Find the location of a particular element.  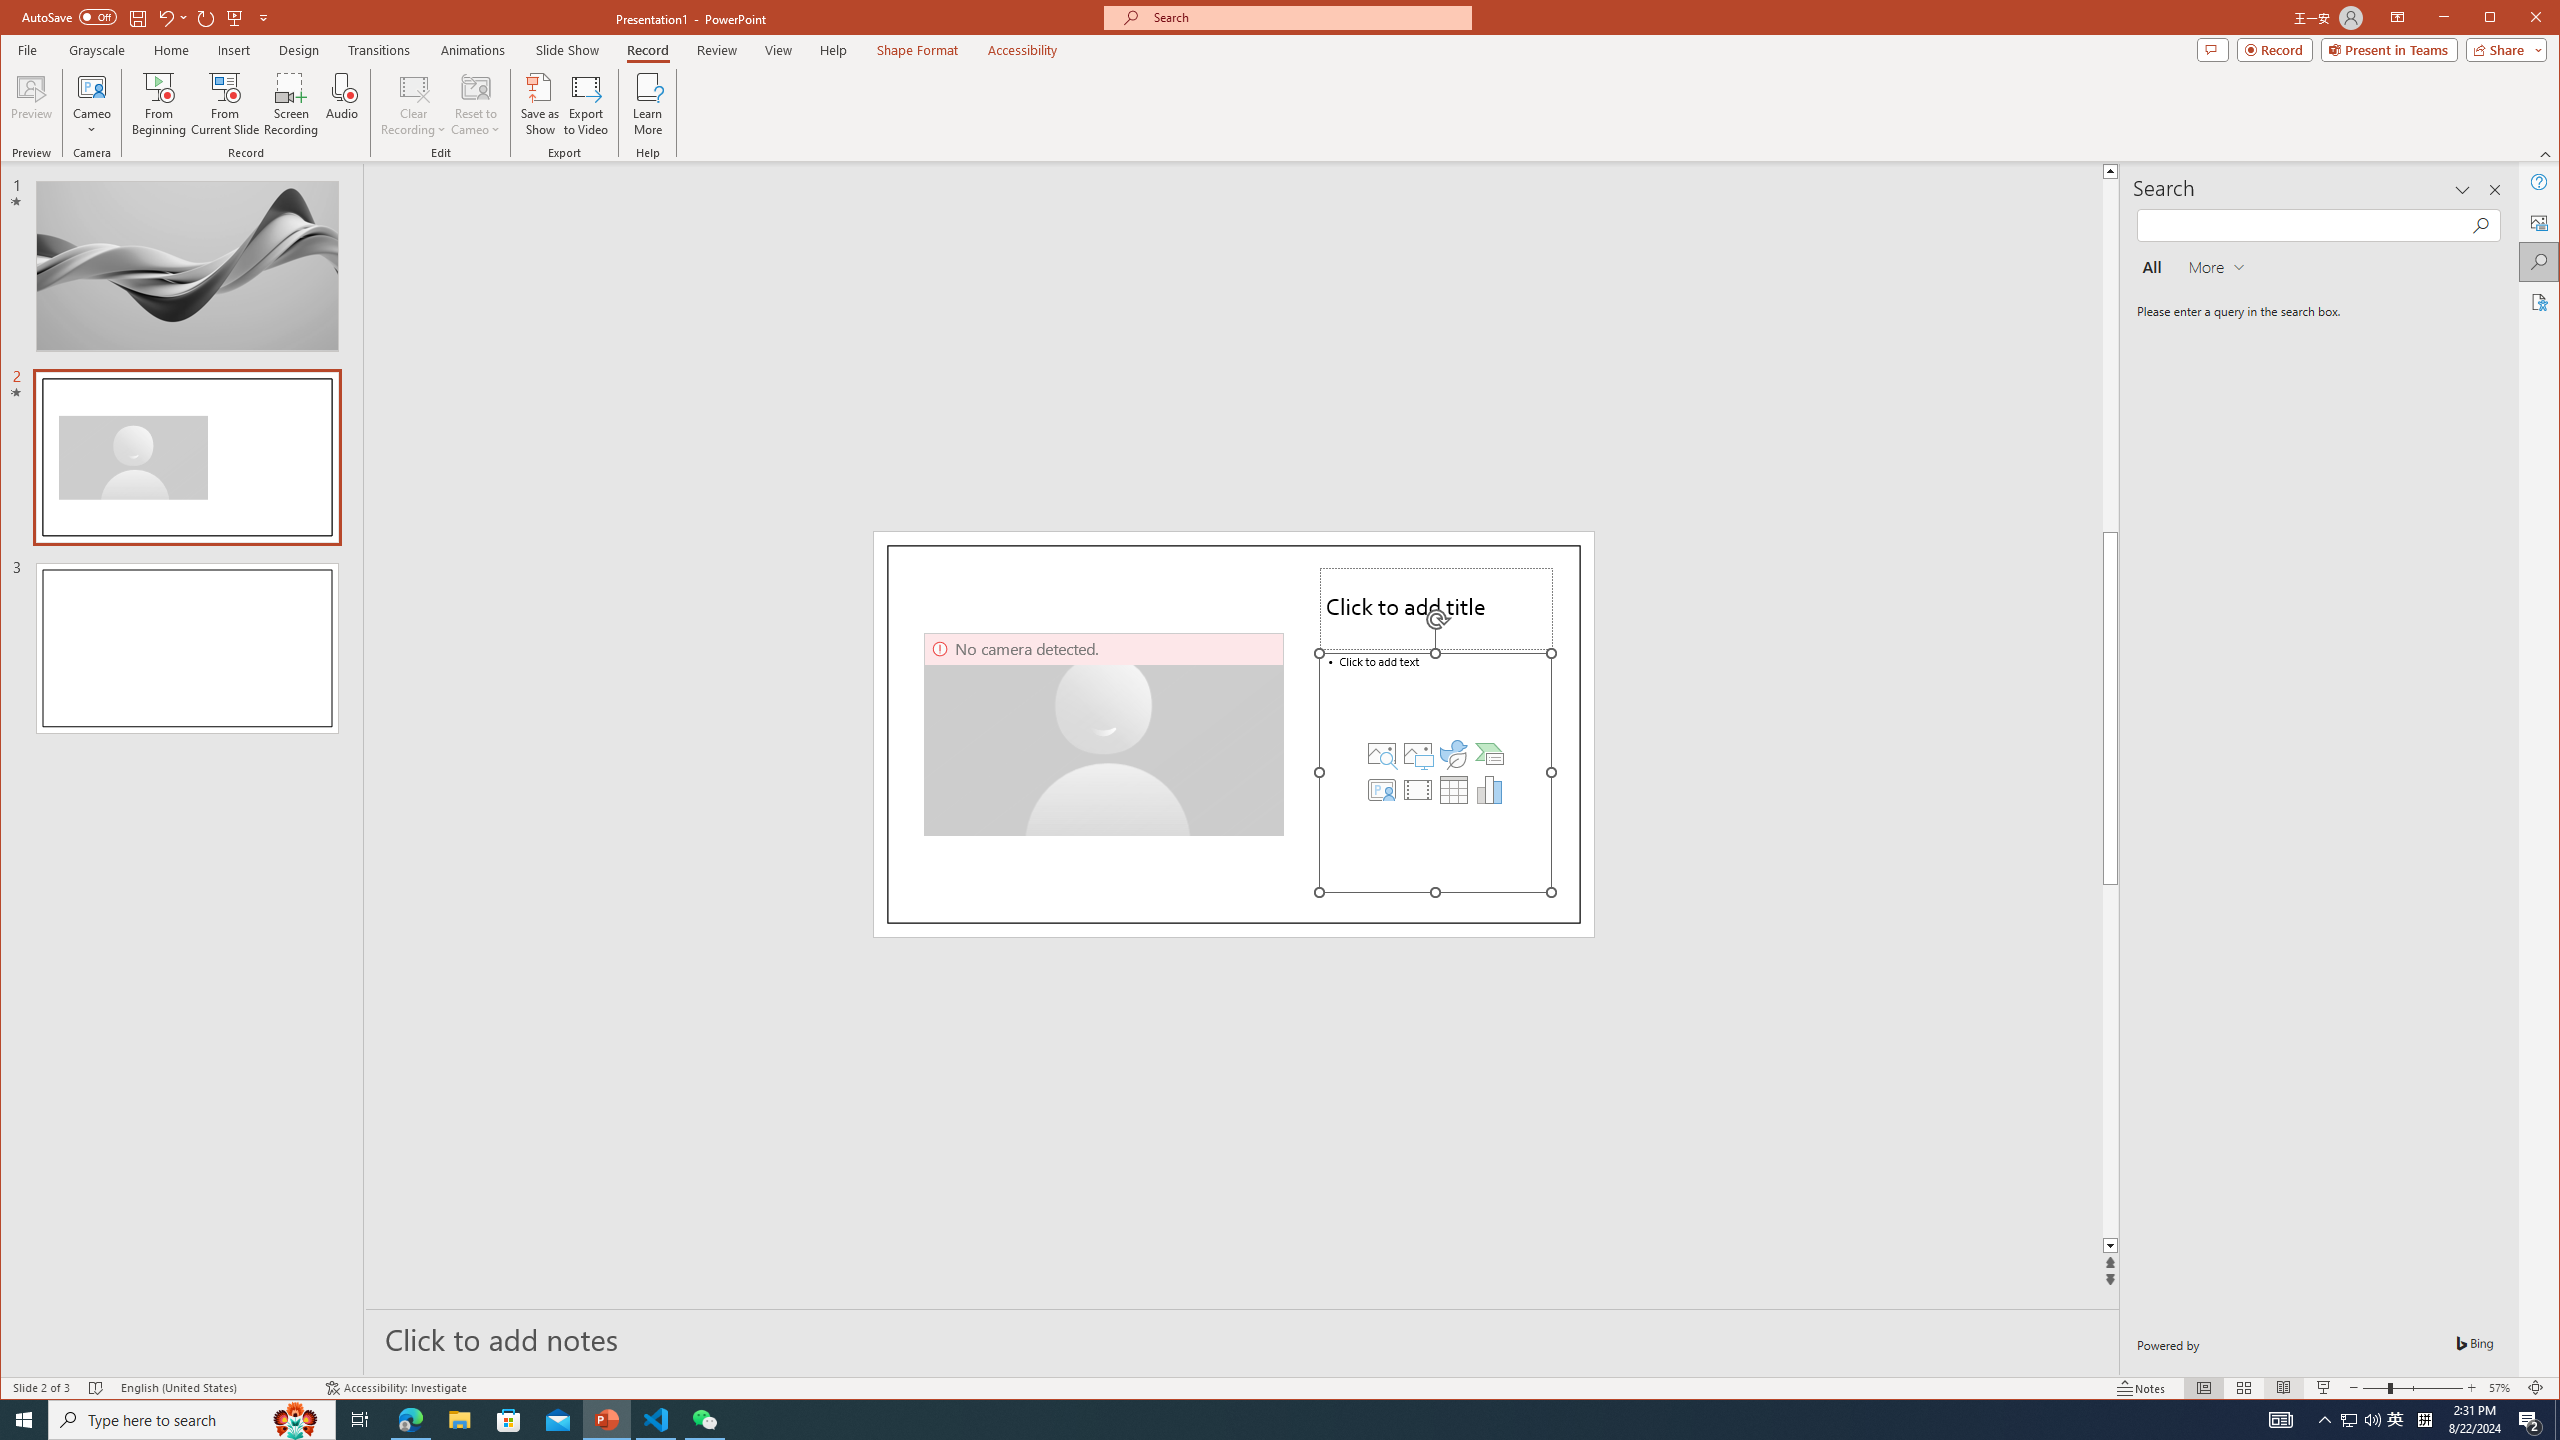

'Preview' is located at coordinates (32, 103).